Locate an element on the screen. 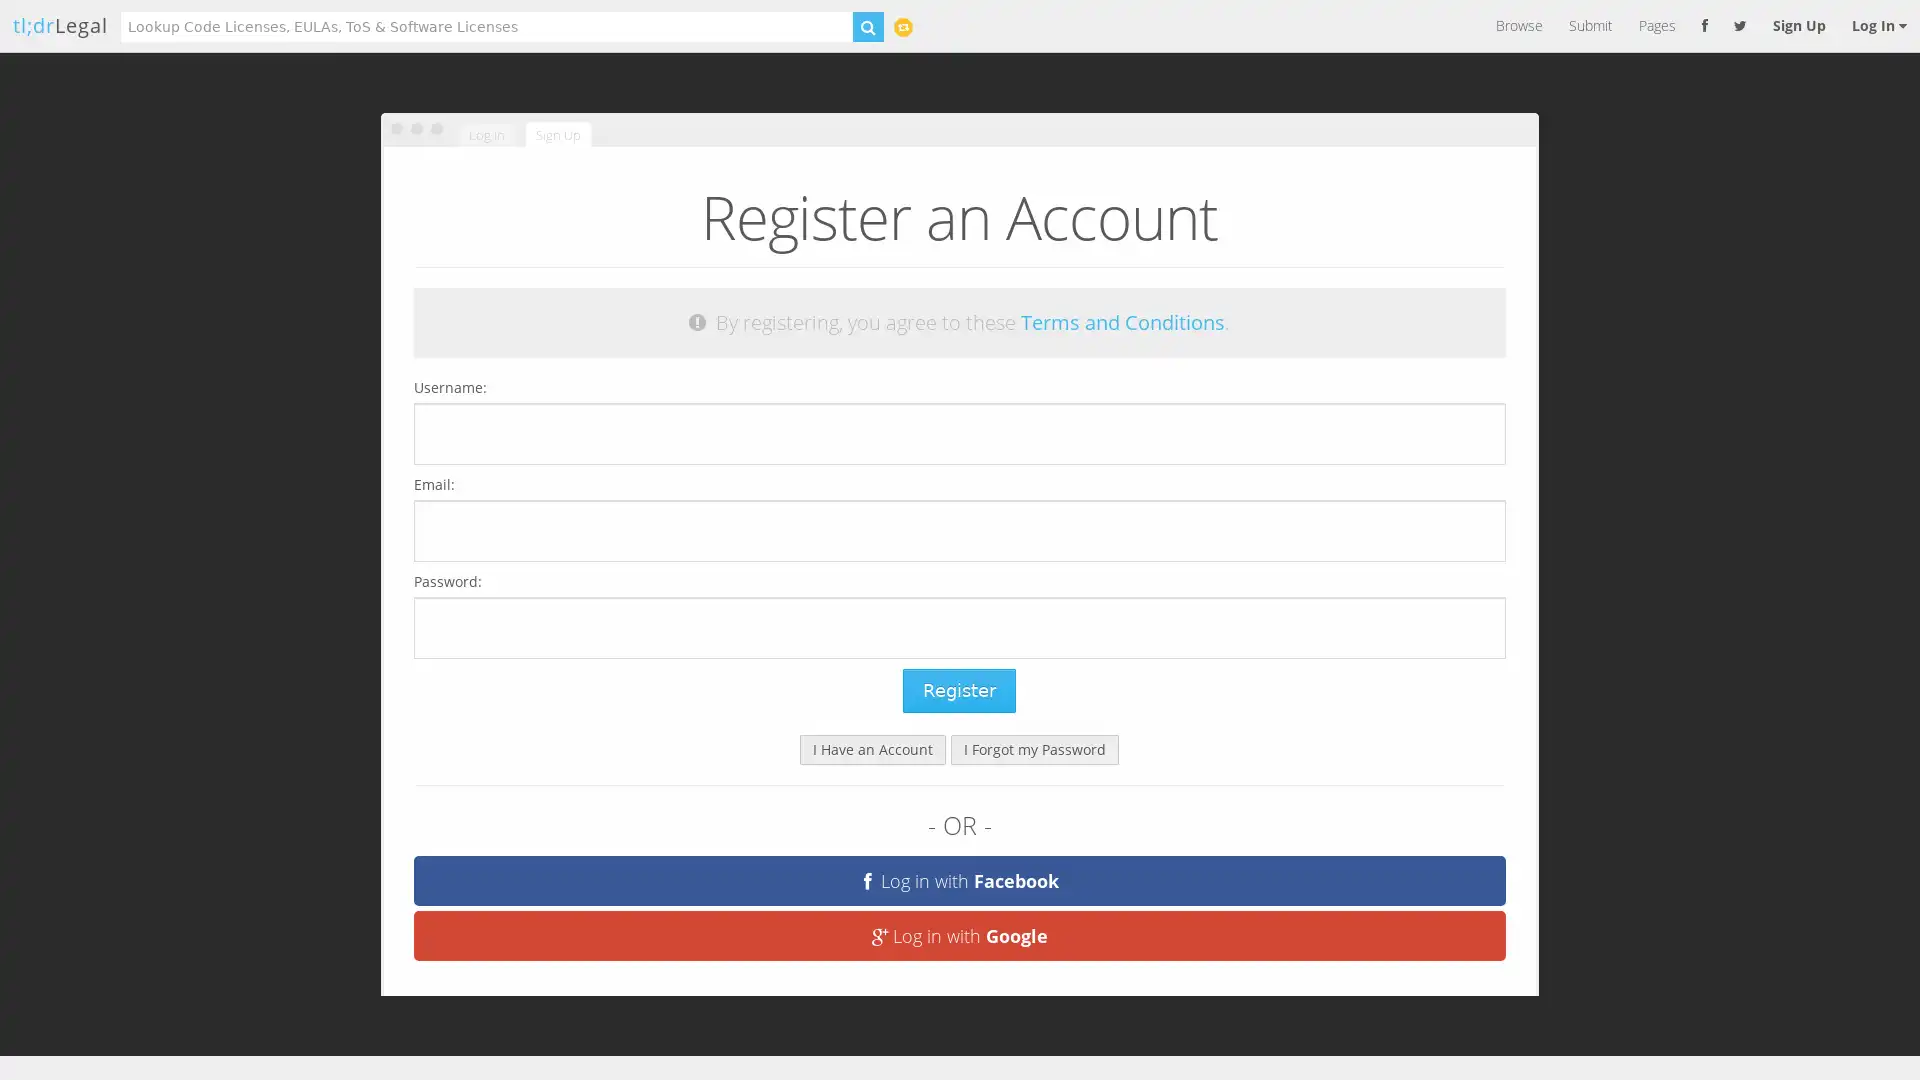 This screenshot has width=1920, height=1080. Register is located at coordinates (958, 689).